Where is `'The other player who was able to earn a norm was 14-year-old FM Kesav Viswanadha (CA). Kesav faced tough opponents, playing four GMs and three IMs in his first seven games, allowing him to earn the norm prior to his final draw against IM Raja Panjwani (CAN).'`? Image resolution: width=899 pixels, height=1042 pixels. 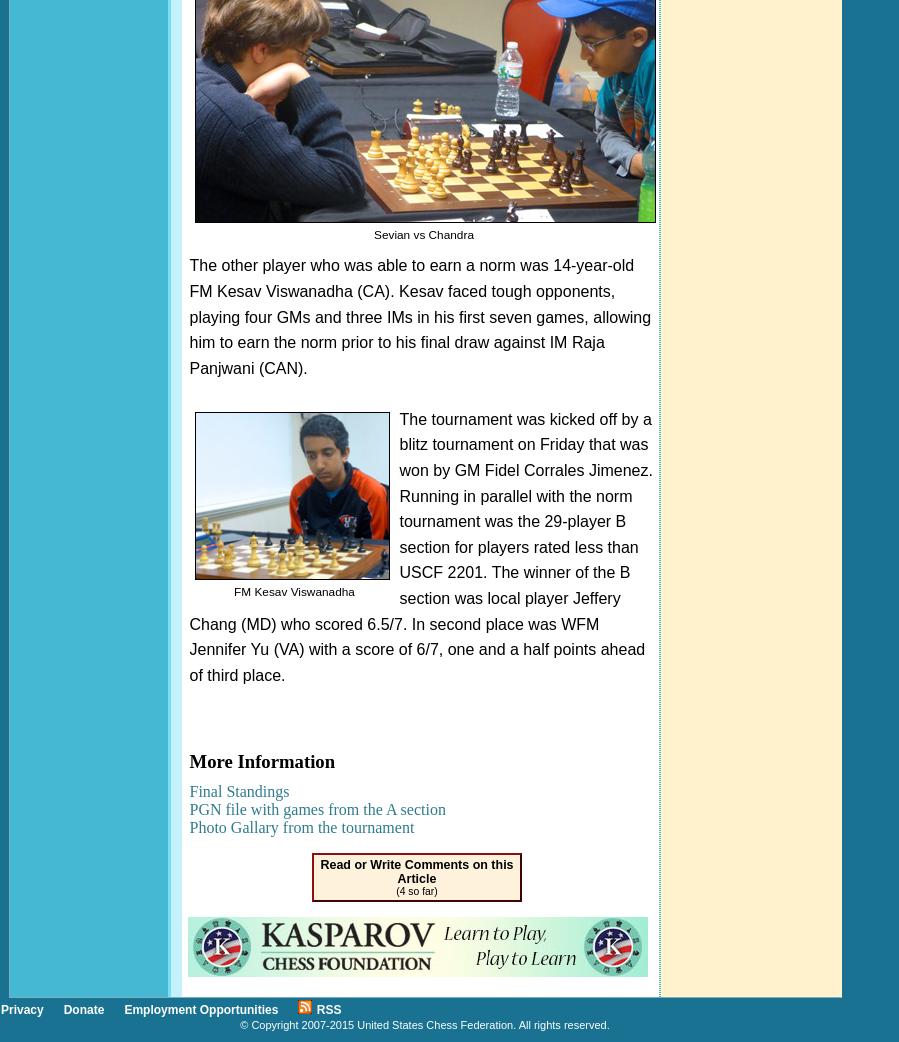
'The other player who was able to earn a norm was 14-year-old FM Kesav Viswanadha (CA). Kesav faced tough opponents, playing four GMs and three IMs in his first seven games, allowing him to earn the norm prior to his final draw against IM Raja Panjwani (CAN).' is located at coordinates (419, 316).